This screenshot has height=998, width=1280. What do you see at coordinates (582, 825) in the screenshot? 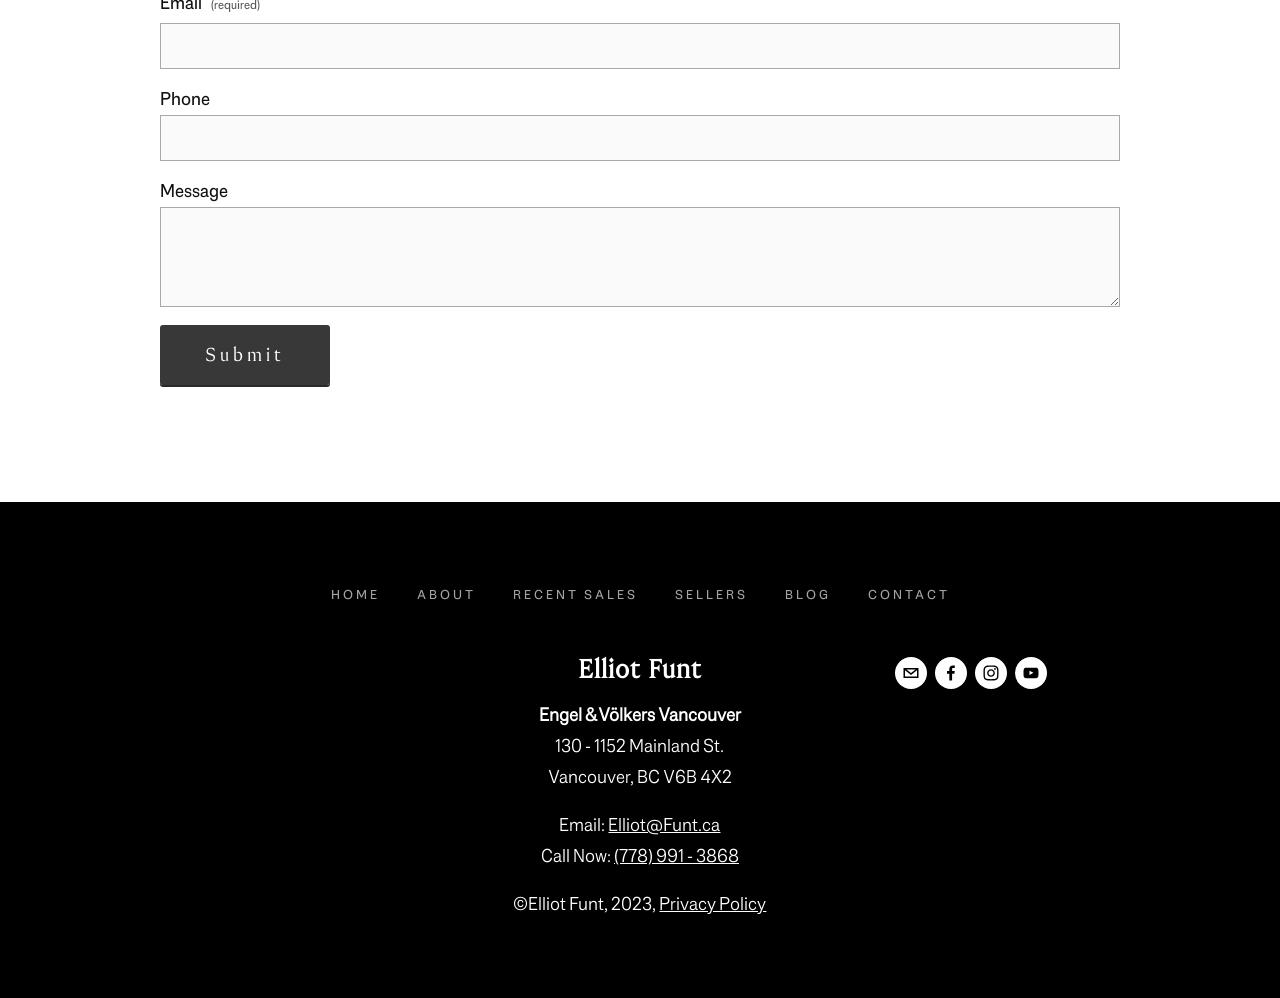
I see `'Email:'` at bounding box center [582, 825].